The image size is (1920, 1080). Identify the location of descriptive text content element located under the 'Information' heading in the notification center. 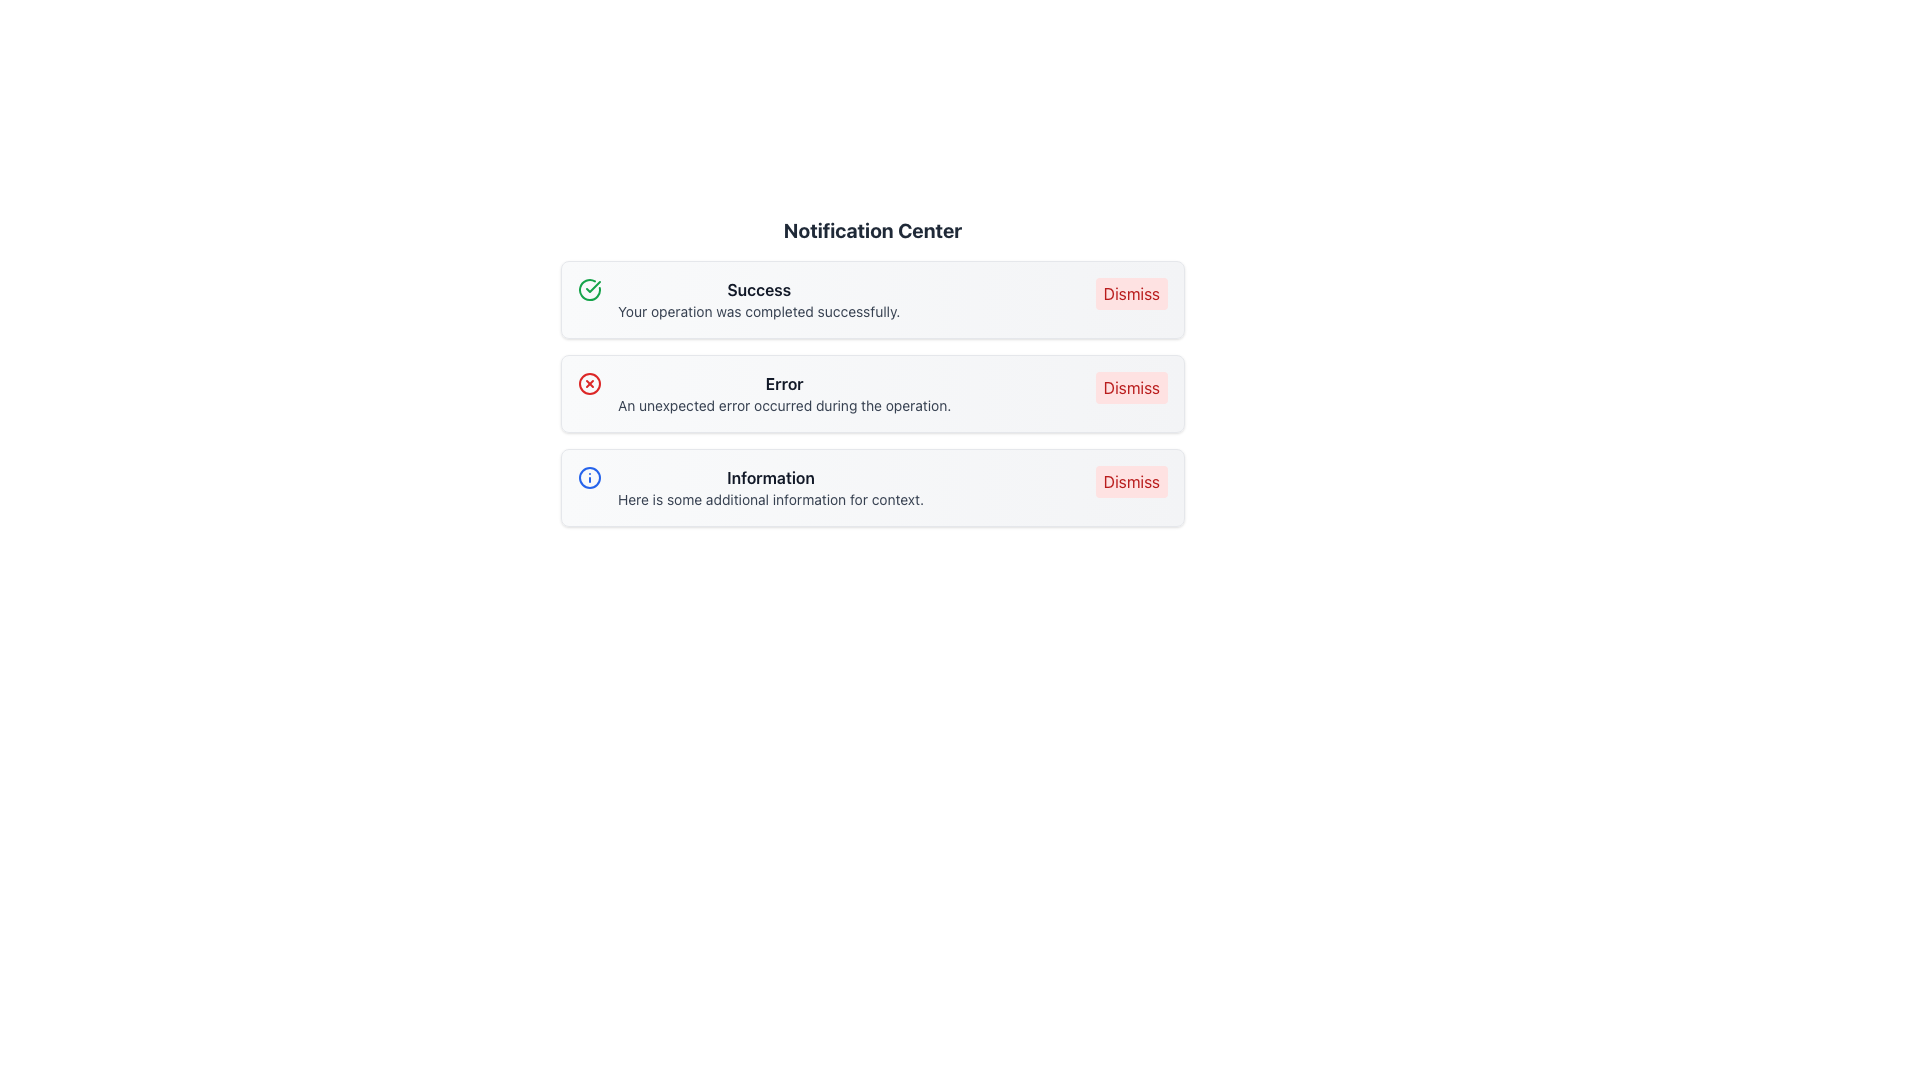
(770, 488).